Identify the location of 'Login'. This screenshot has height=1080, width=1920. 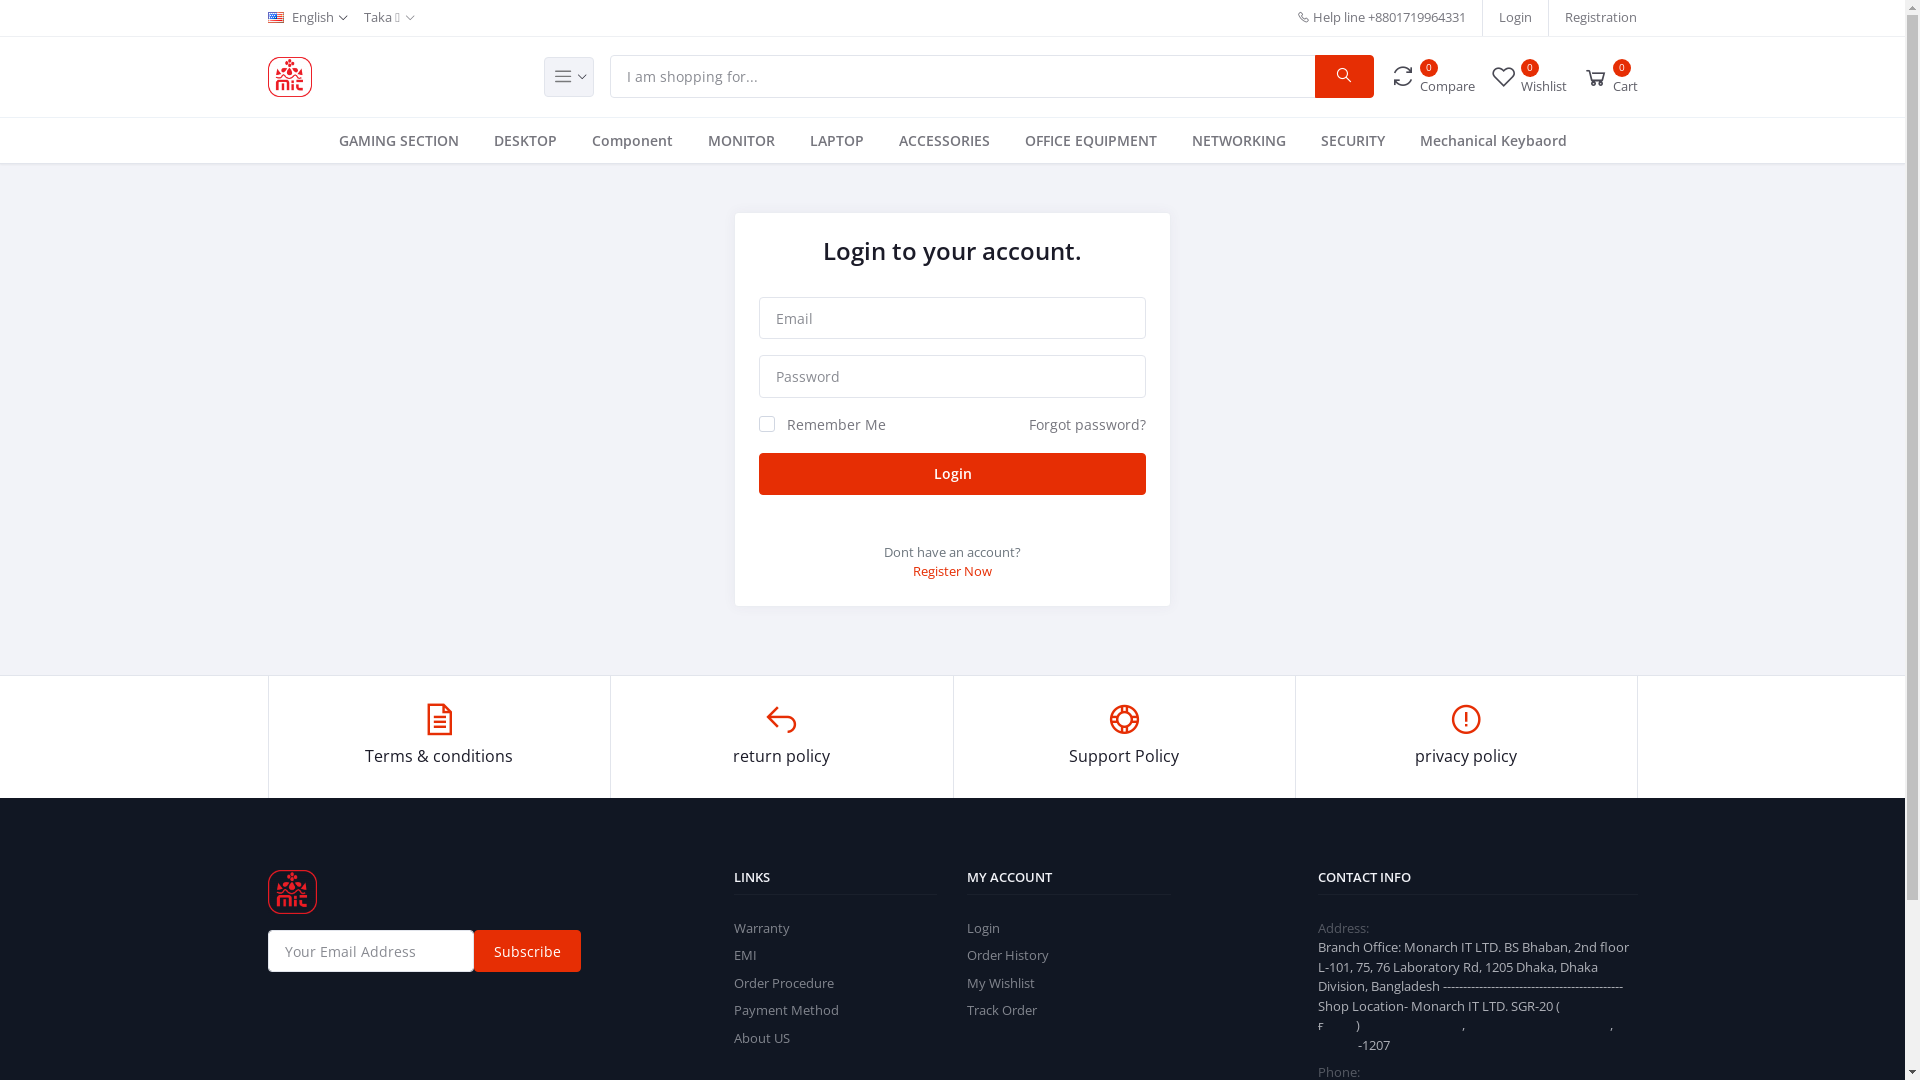
(1515, 18).